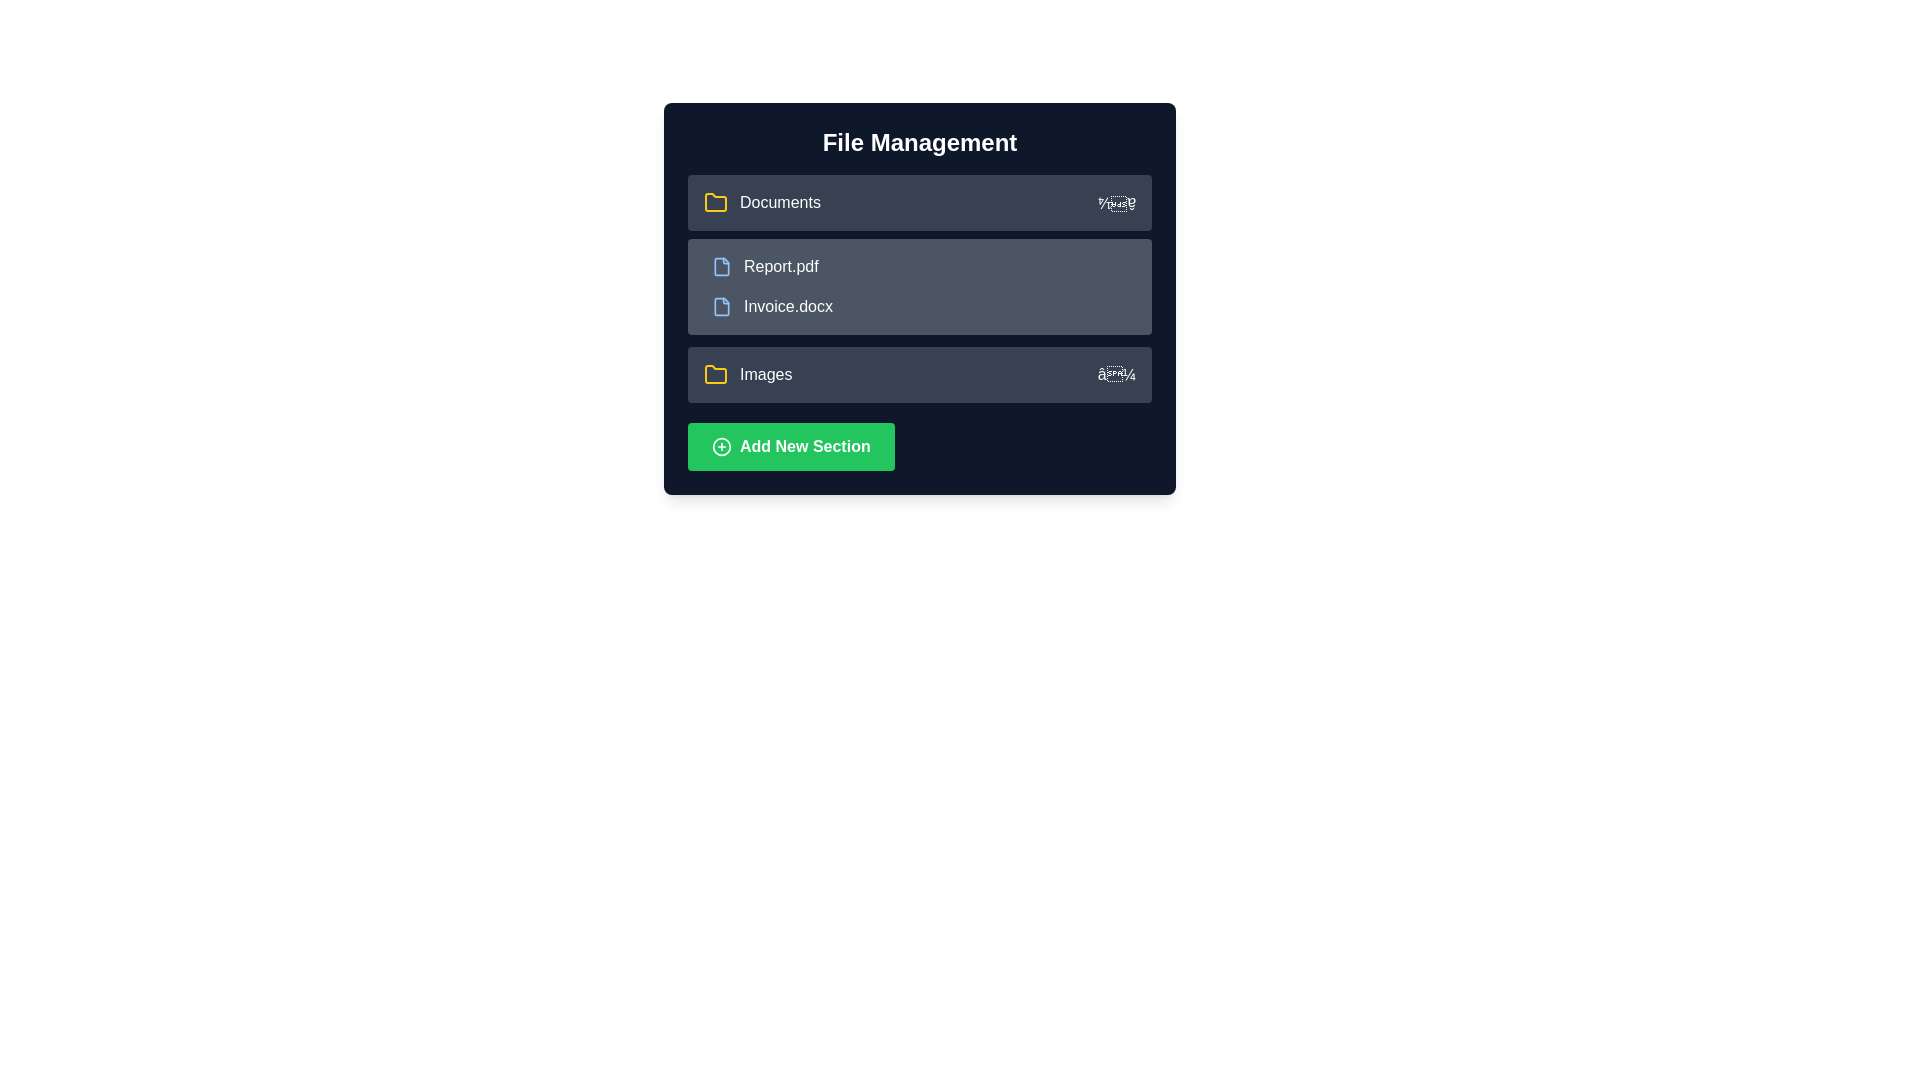 Image resolution: width=1920 pixels, height=1080 pixels. I want to click on the collapse/expand icon positioned towards the right edge of the 'Images' row in the dropdown component, so click(1115, 374).